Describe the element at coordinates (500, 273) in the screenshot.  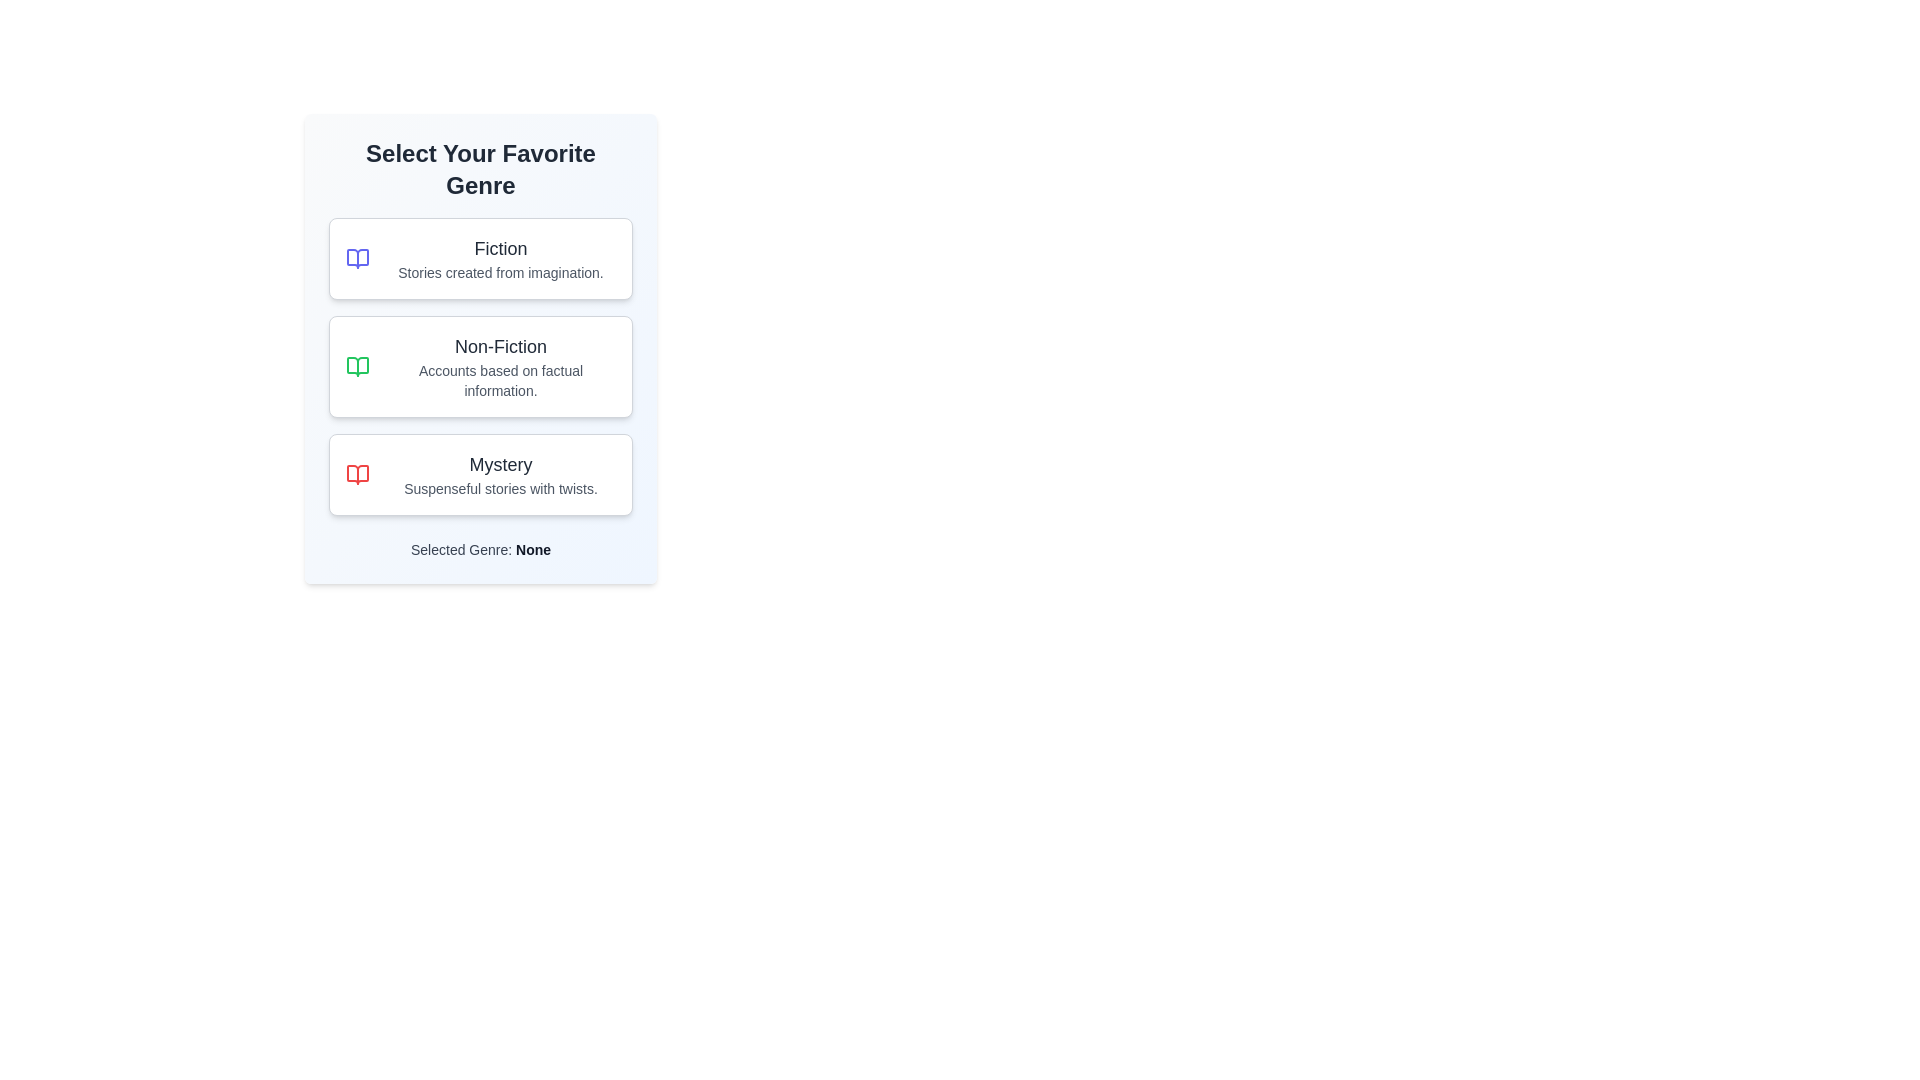
I see `the text label that reads 'Stories created from imagination.' which is positioned below the larger text label 'Fiction'` at that location.